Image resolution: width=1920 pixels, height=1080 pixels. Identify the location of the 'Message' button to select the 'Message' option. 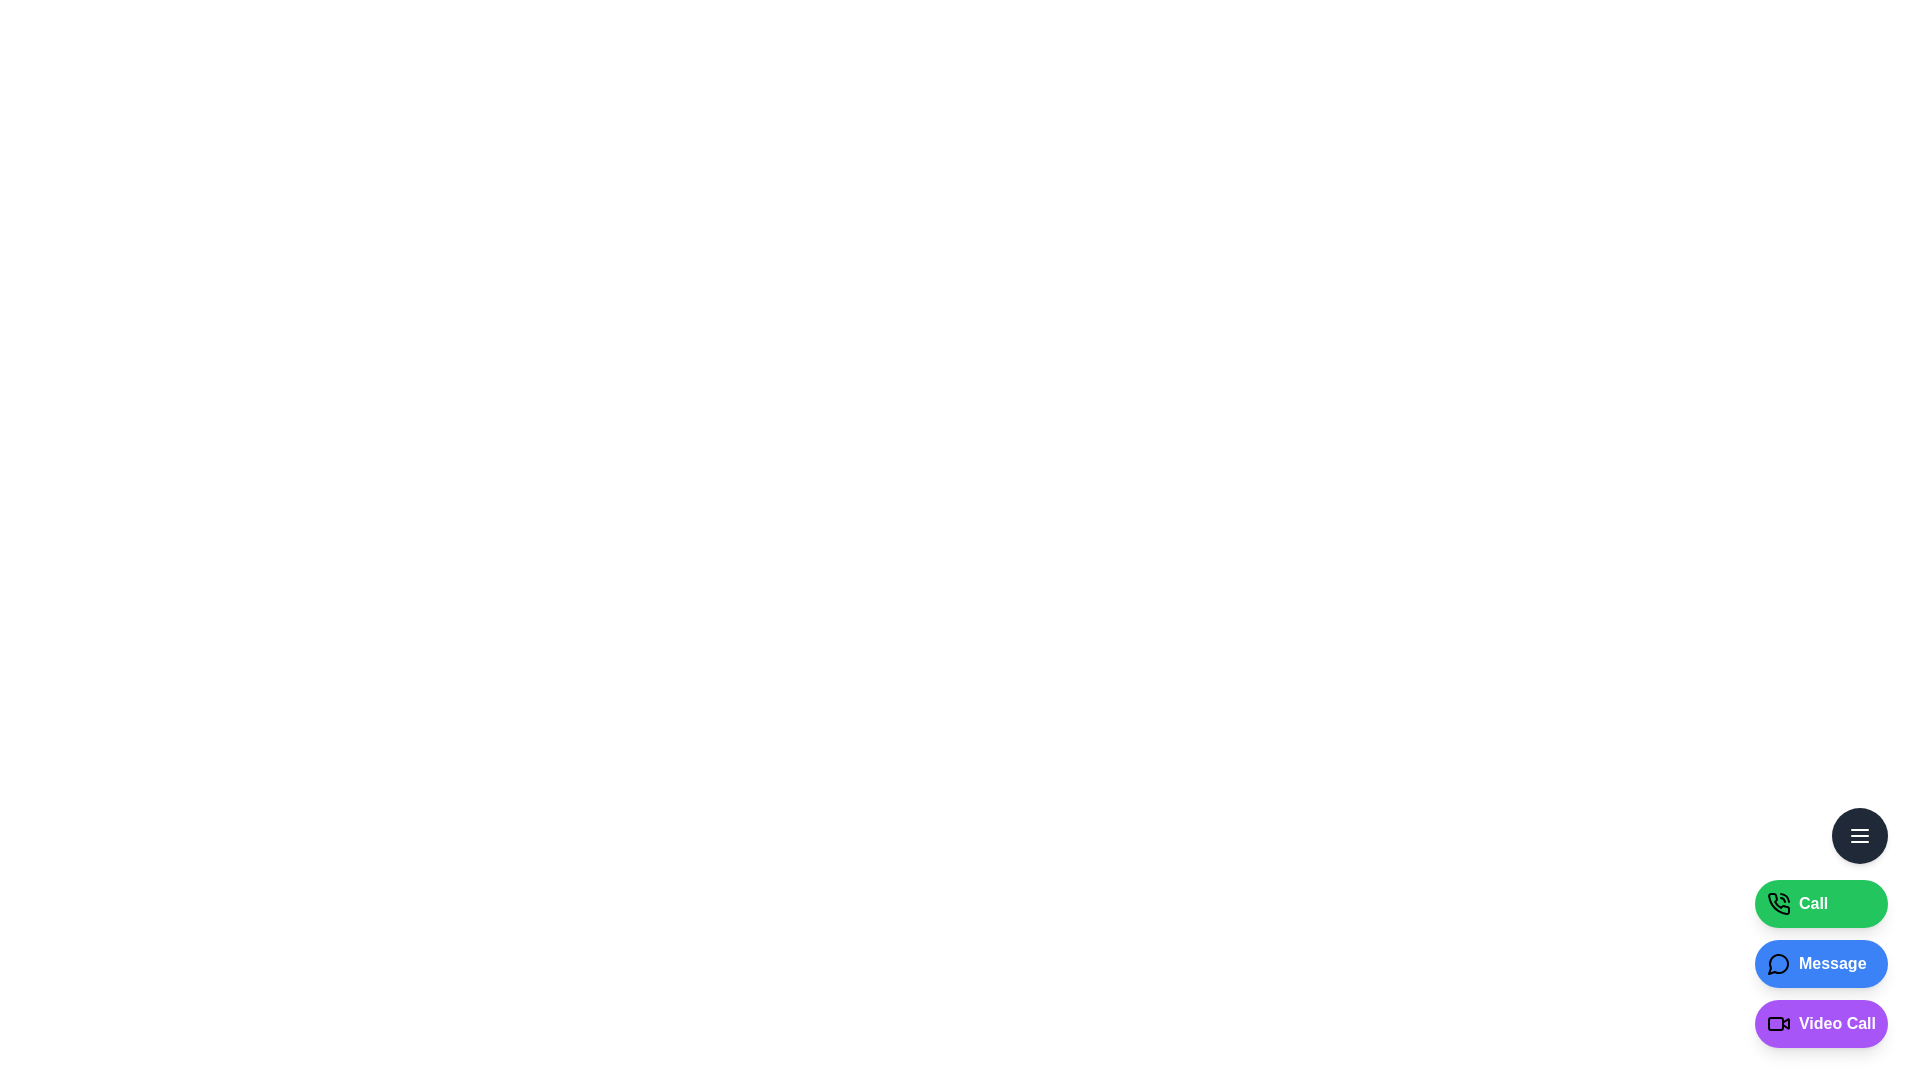
(1820, 963).